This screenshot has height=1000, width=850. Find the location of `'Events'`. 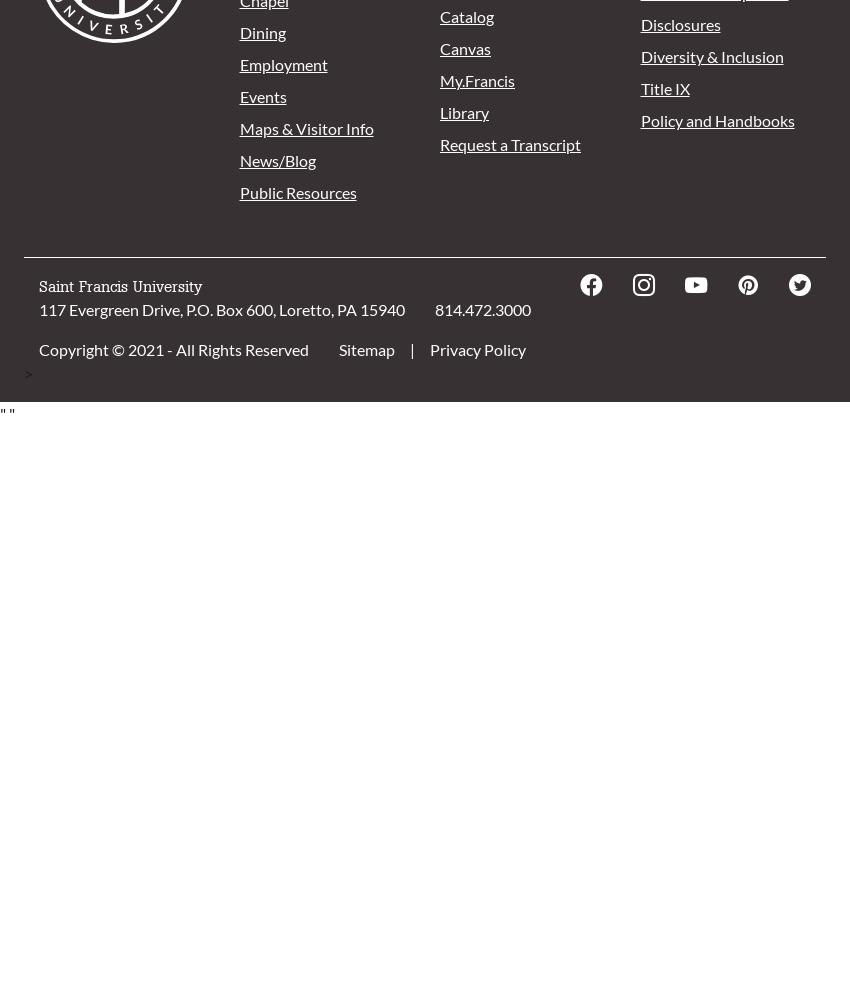

'Events' is located at coordinates (239, 95).